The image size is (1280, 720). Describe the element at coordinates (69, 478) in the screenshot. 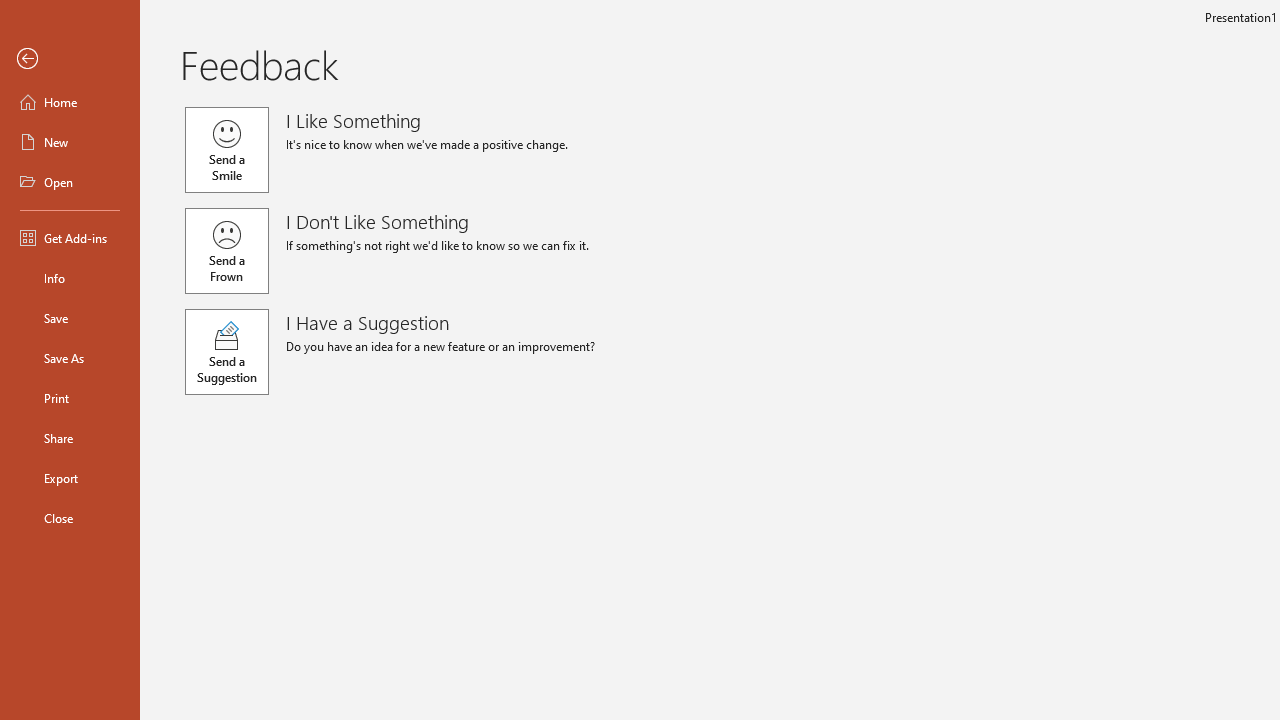

I see `'Export'` at that location.